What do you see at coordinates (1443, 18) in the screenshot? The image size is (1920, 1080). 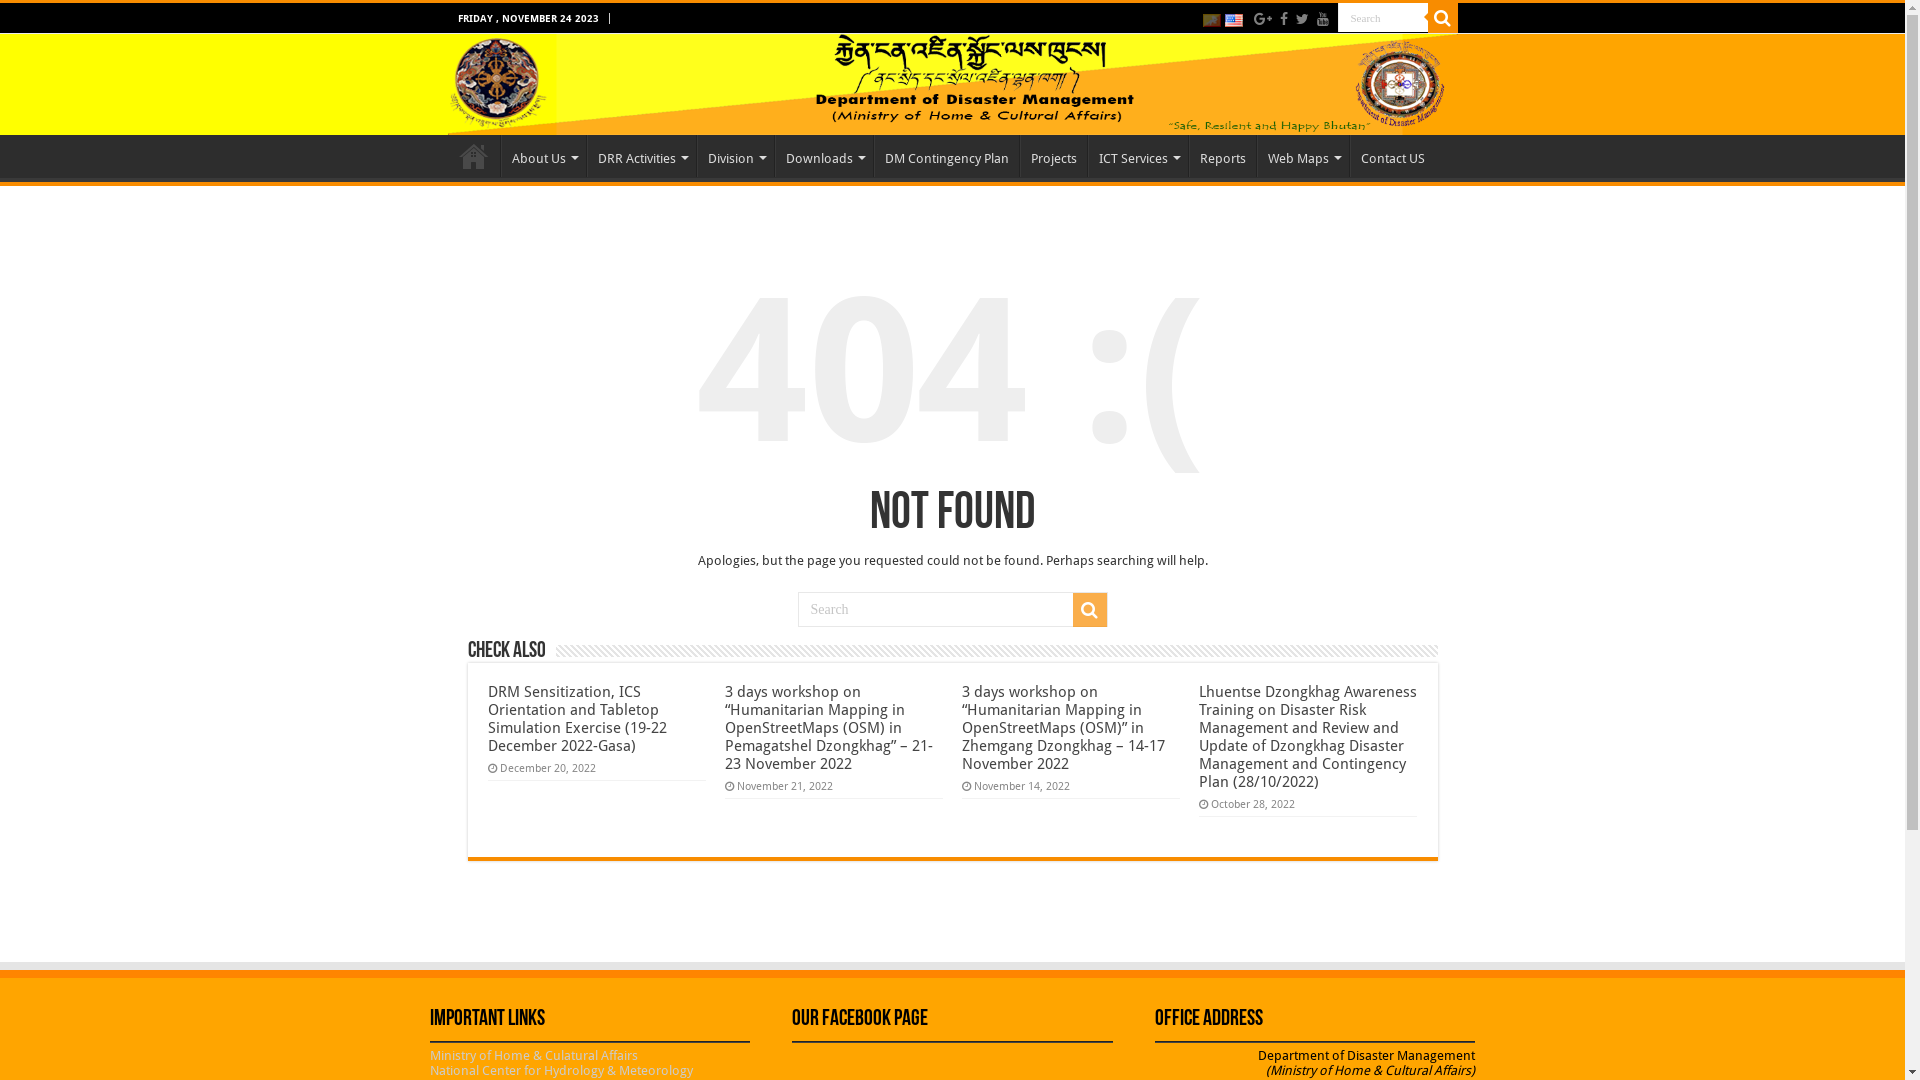 I see `'Search'` at bounding box center [1443, 18].